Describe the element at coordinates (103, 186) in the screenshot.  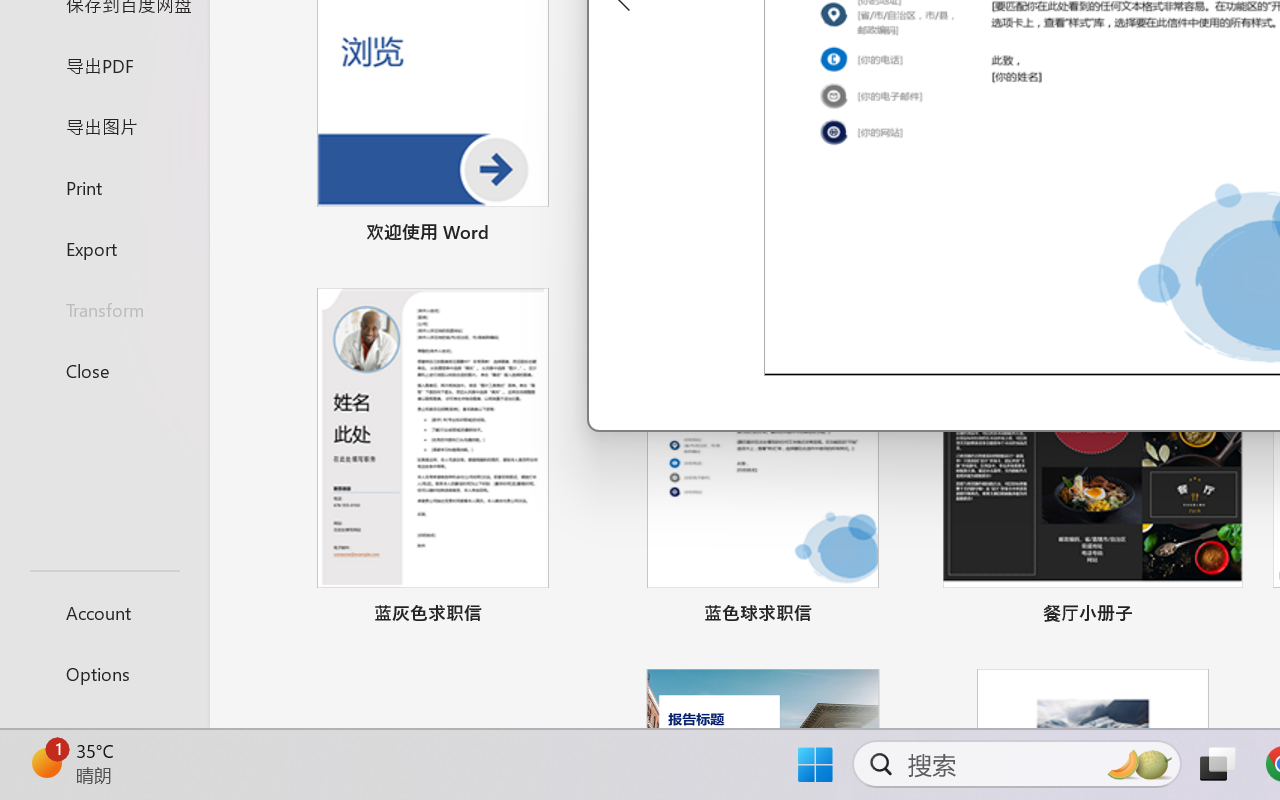
I see `'Print'` at that location.